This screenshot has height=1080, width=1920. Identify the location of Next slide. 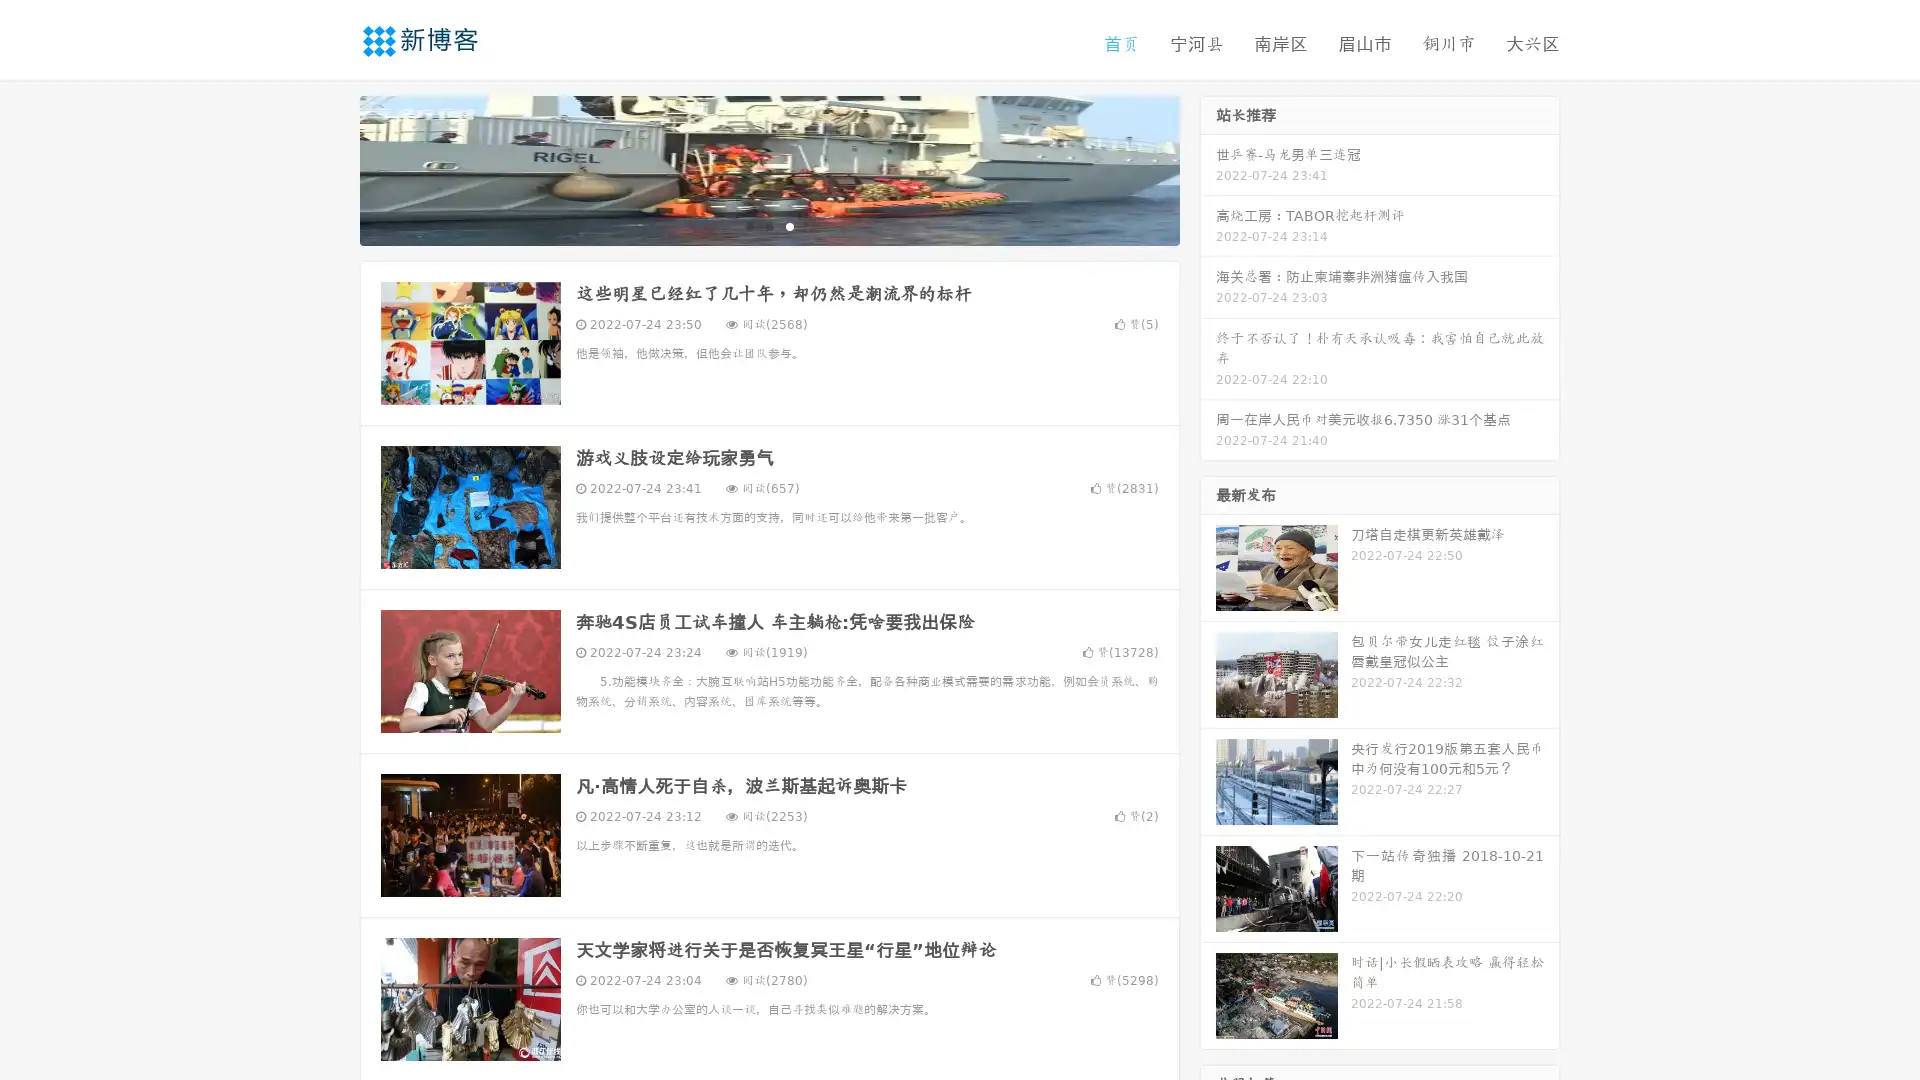
(1208, 168).